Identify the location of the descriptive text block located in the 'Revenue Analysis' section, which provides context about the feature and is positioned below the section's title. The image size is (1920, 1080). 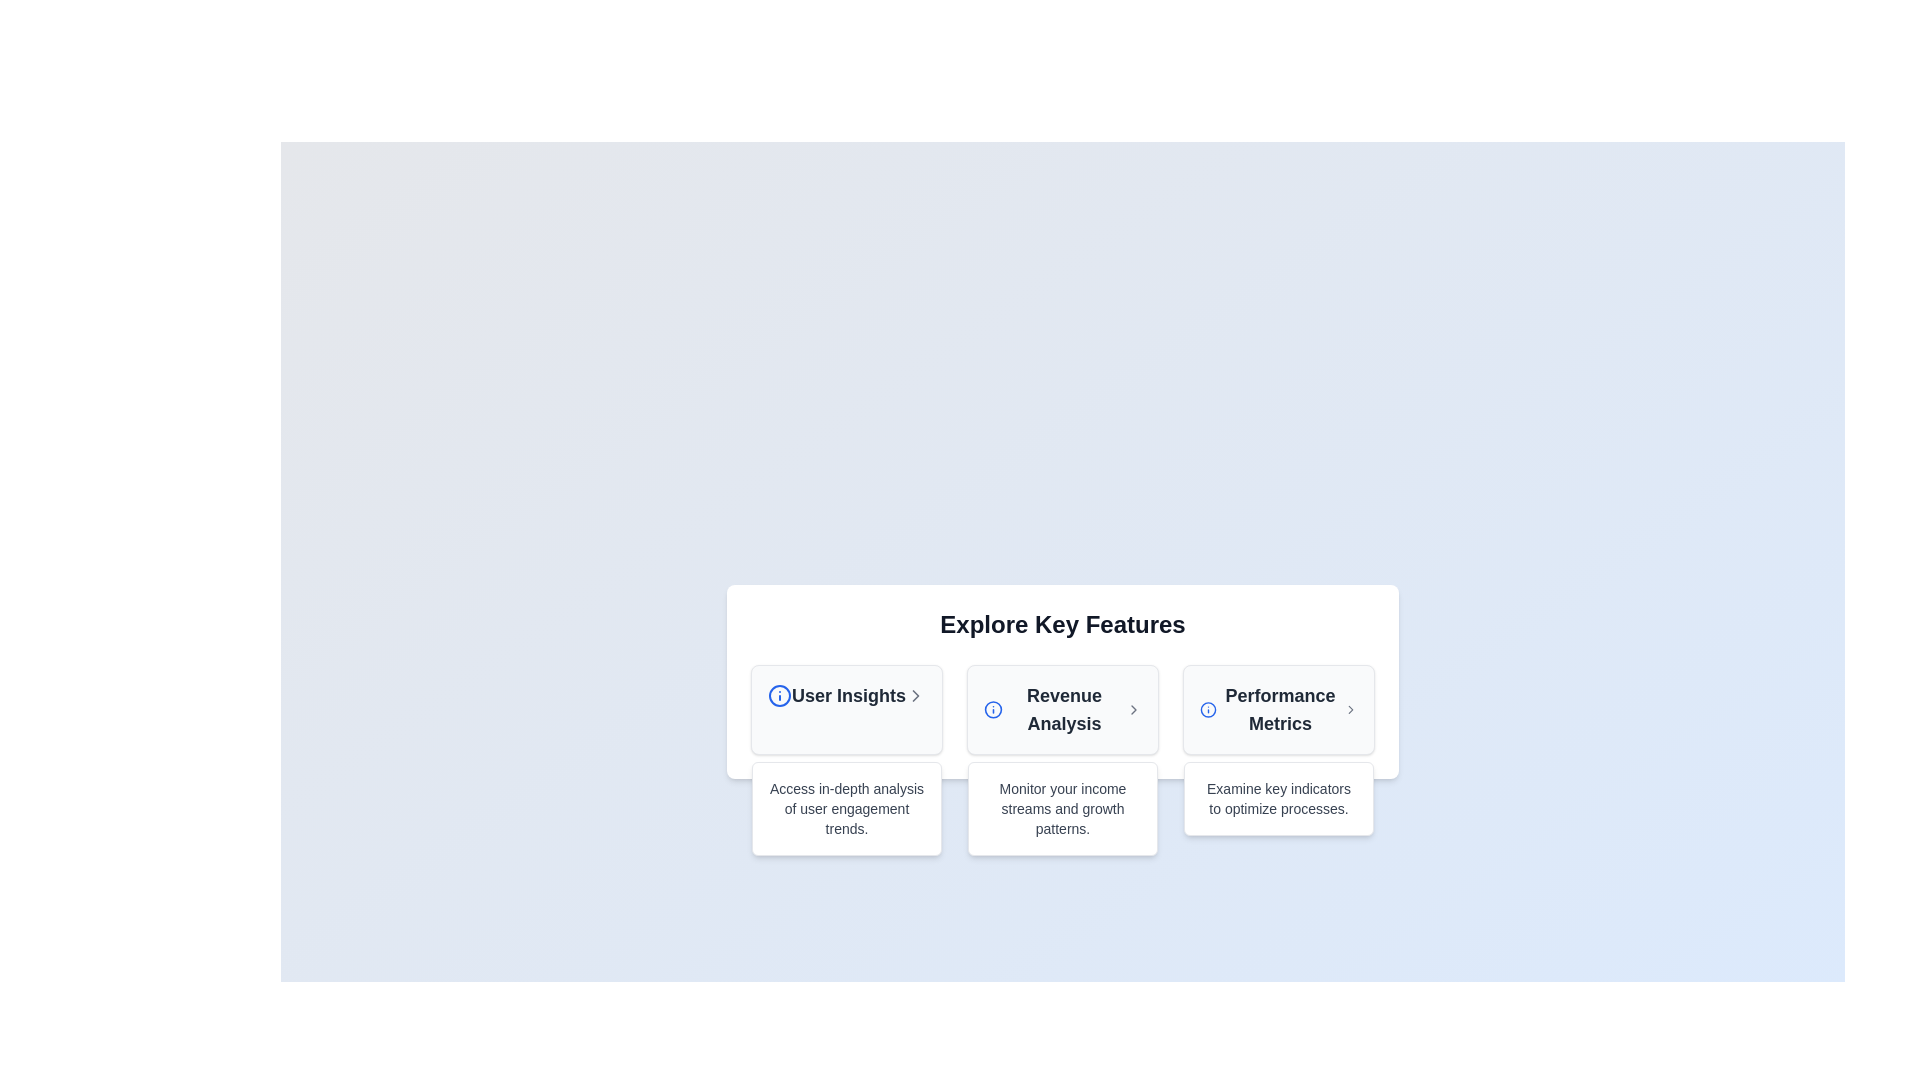
(1061, 808).